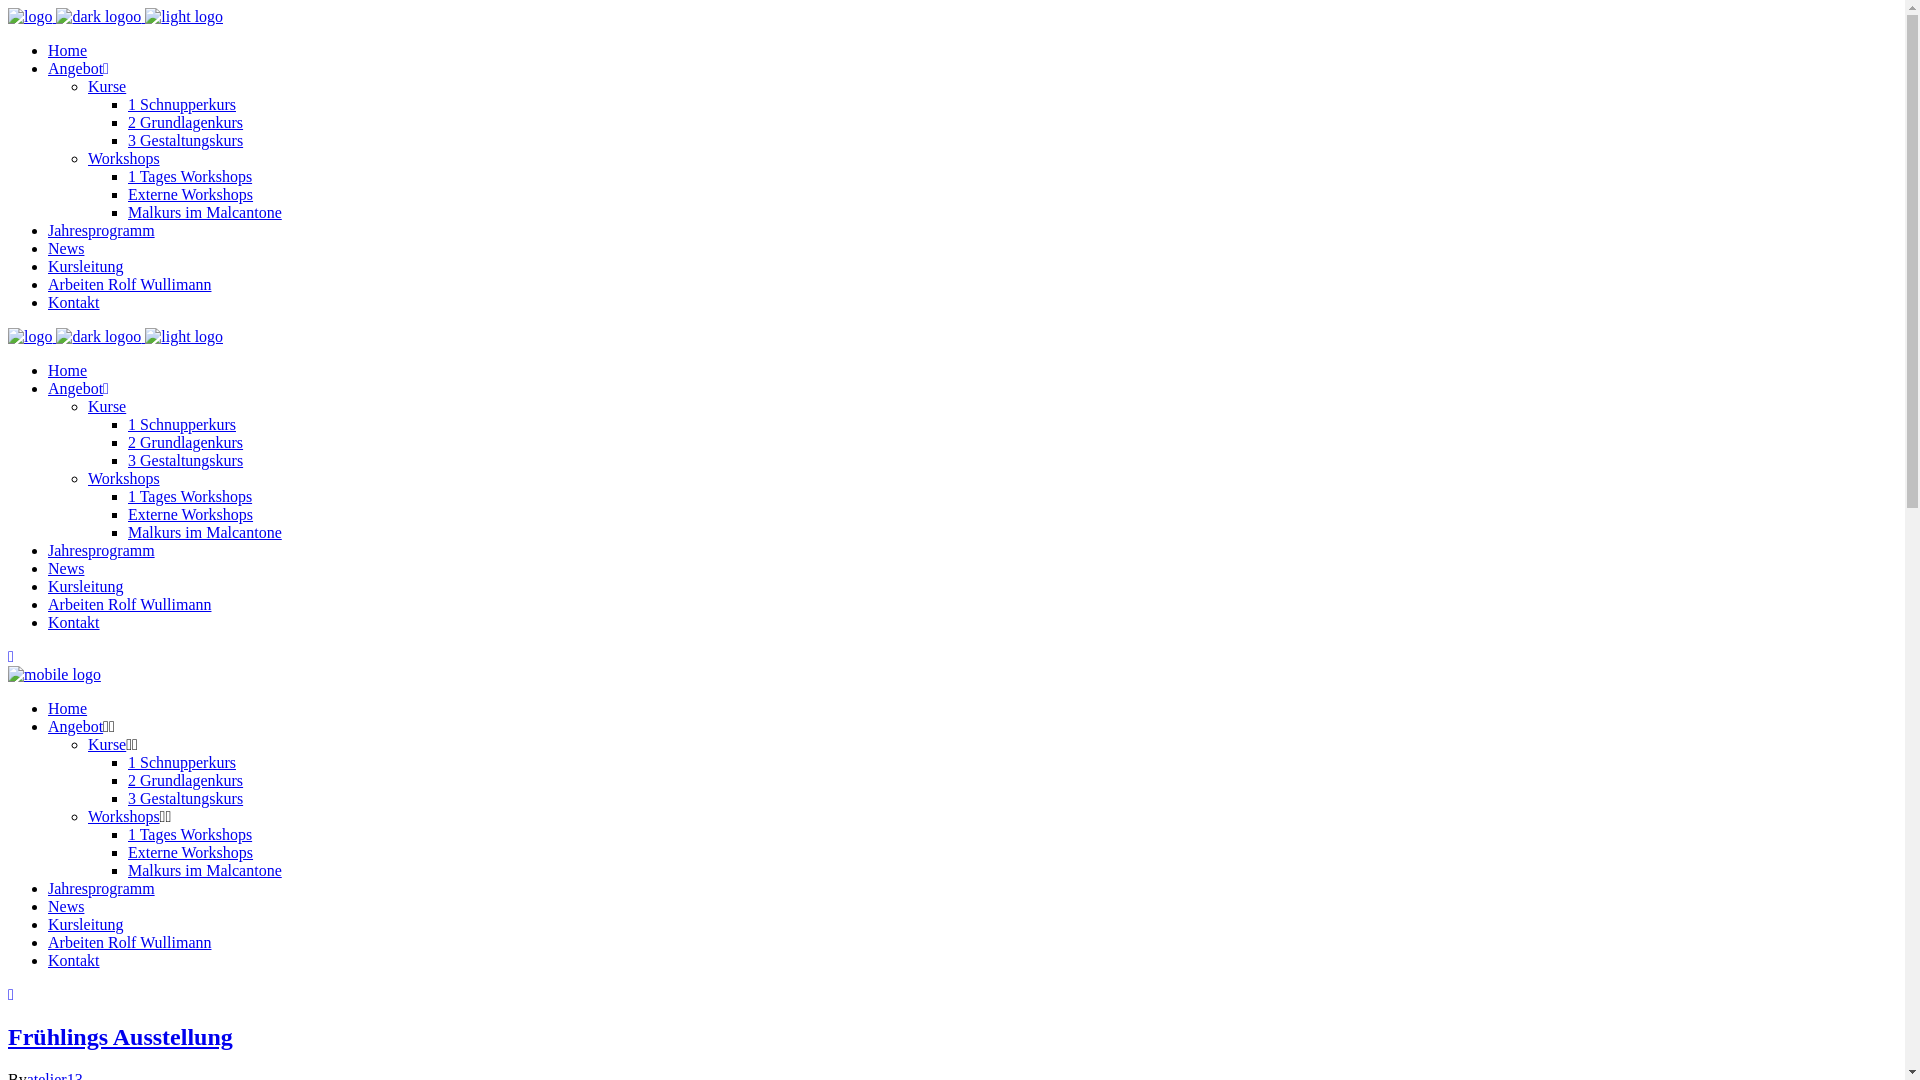 Image resolution: width=1920 pixels, height=1080 pixels. I want to click on 'Jahresprogramm', so click(100, 550).